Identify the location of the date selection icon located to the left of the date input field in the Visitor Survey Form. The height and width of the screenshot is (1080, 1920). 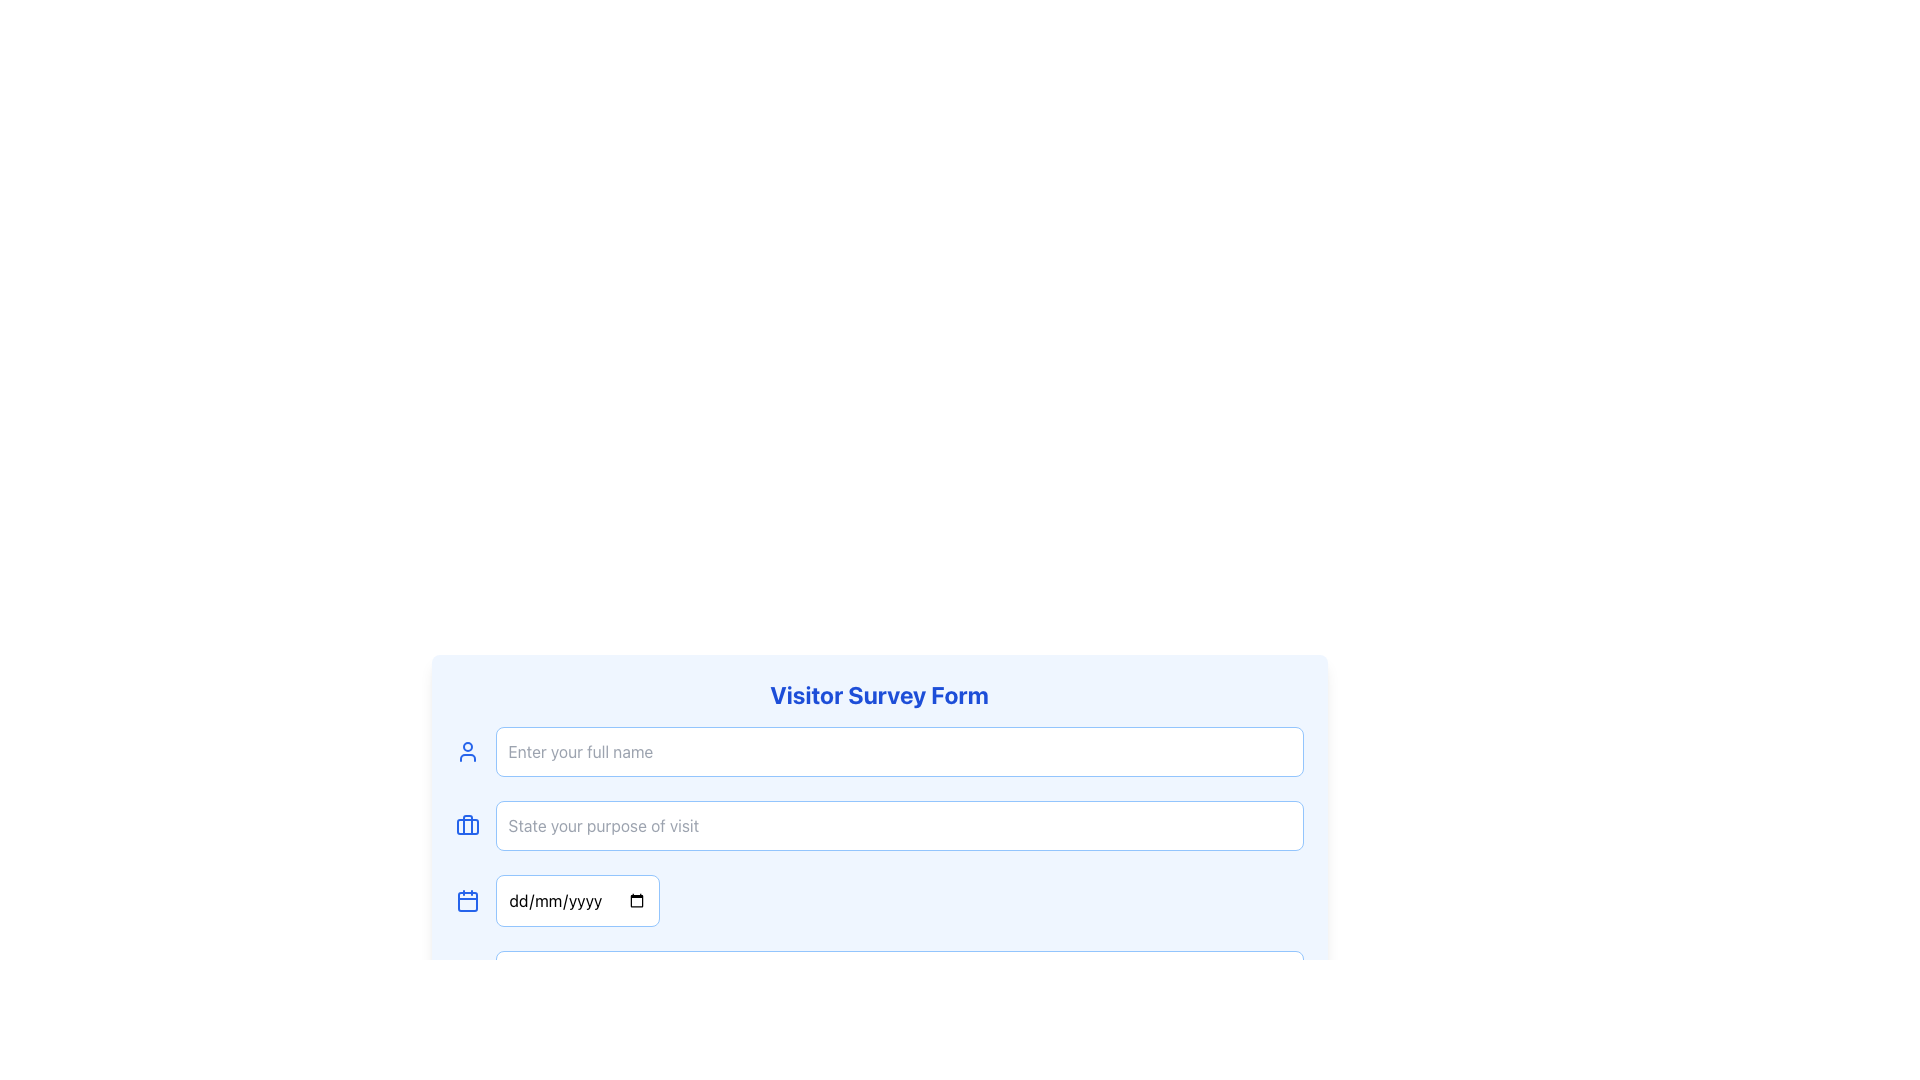
(466, 901).